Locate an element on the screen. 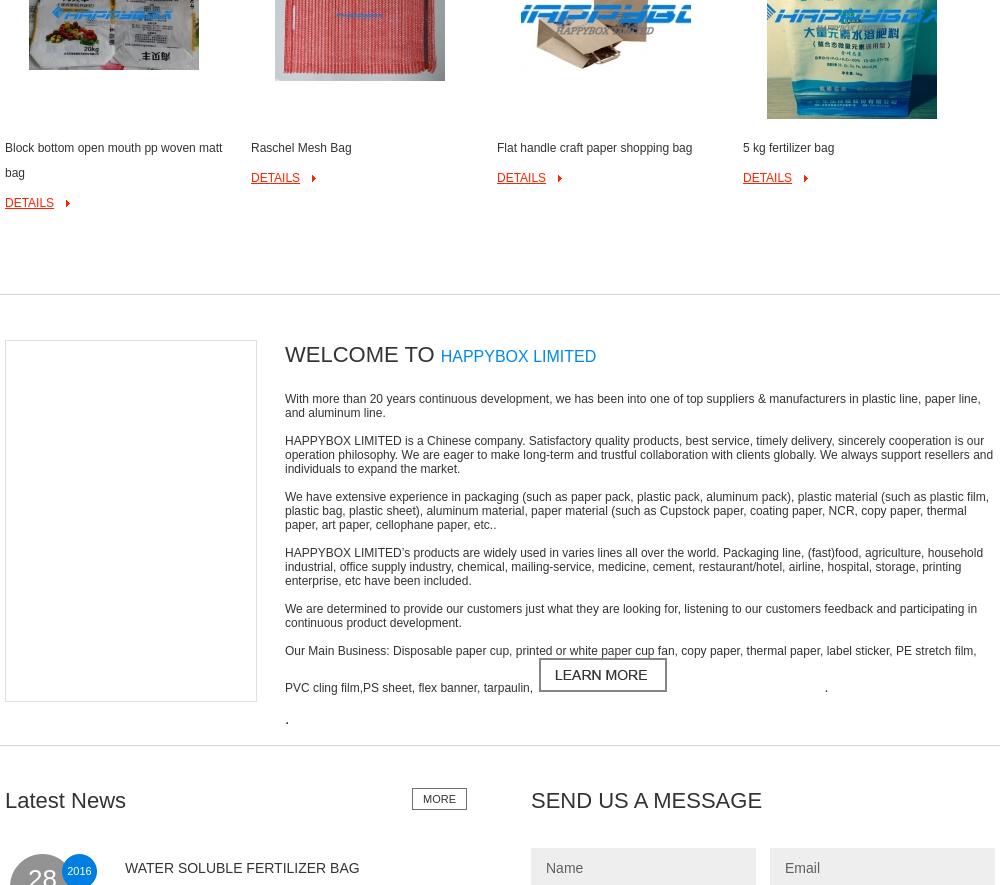 This screenshot has width=1000, height=885. 'MORE' is located at coordinates (438, 797).